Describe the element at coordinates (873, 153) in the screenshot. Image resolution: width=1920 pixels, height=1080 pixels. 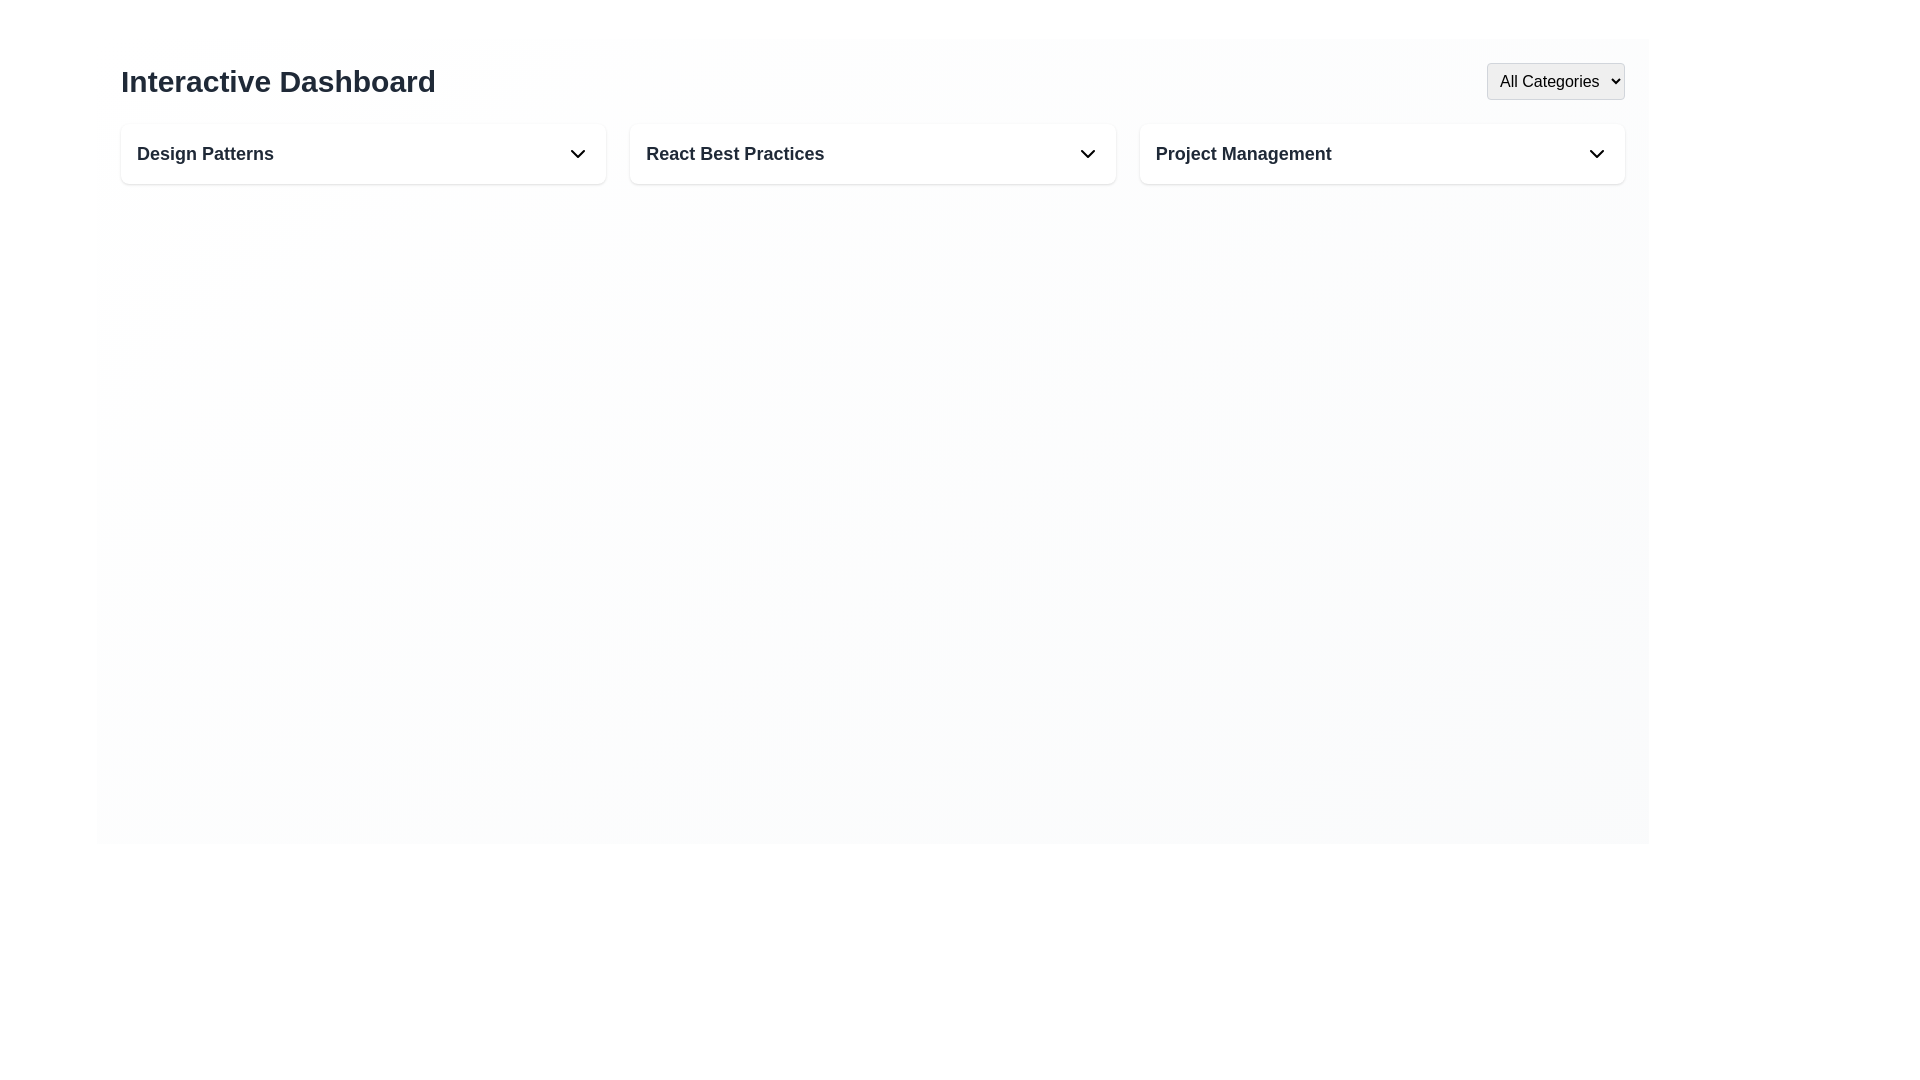
I see `the 'React Best Practices' section of the categorized navigation bar` at that location.